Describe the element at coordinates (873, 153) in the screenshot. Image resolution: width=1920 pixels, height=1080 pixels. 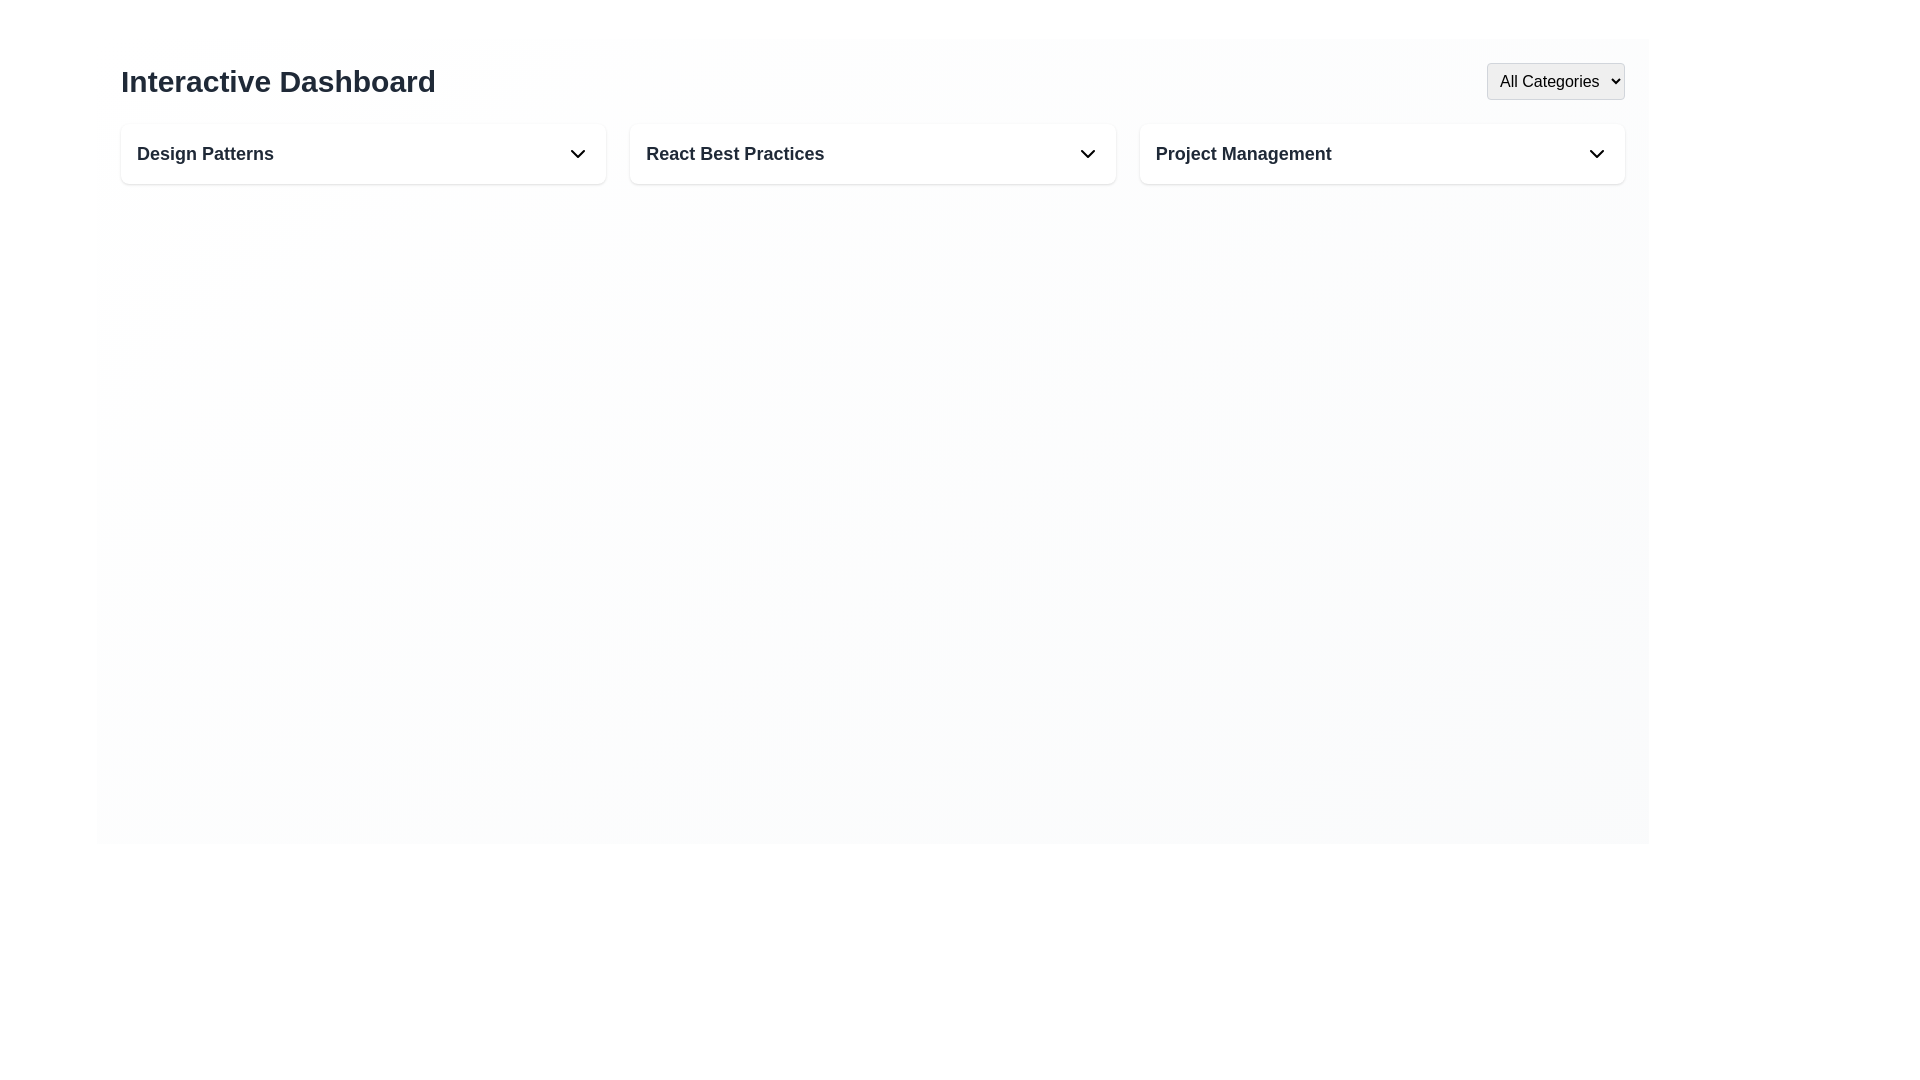
I see `the 'React Best Practices' section of the categorized navigation bar` at that location.